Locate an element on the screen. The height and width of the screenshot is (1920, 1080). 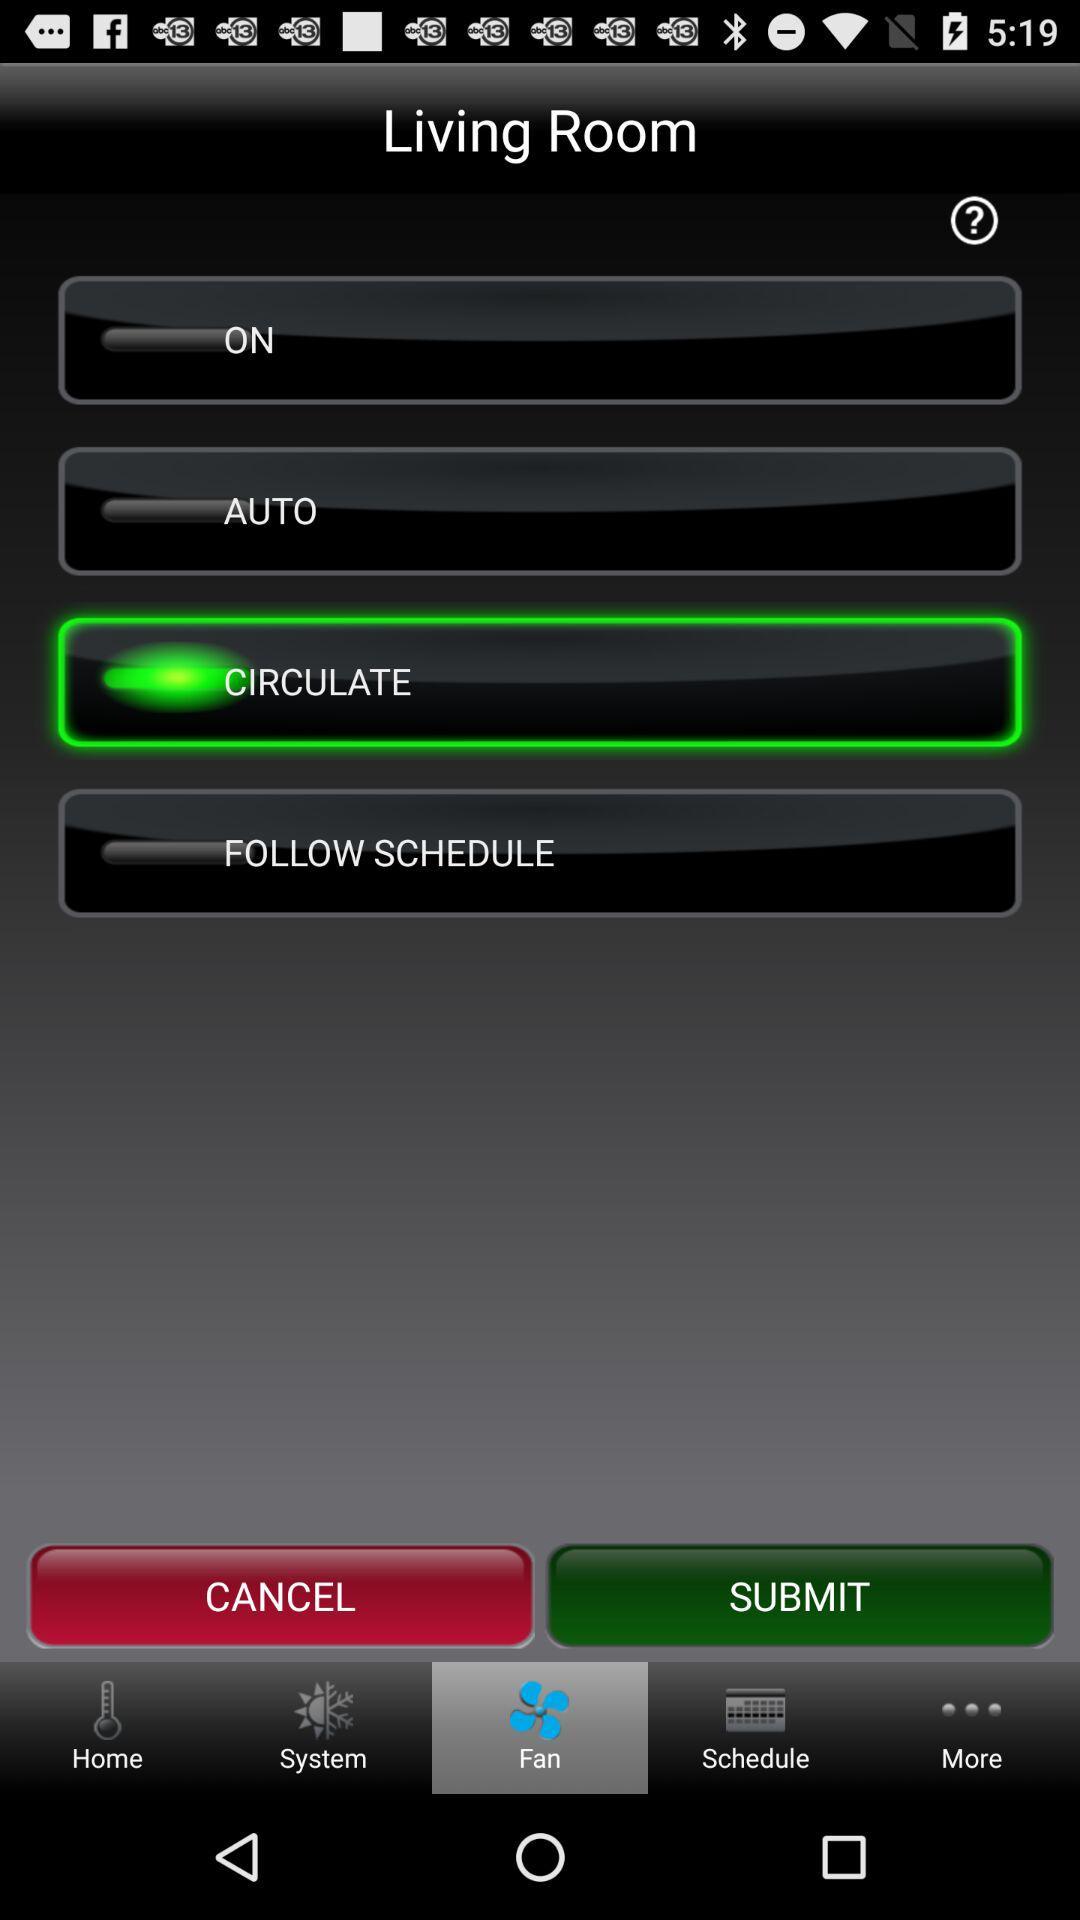
cancel icon is located at coordinates (280, 1595).